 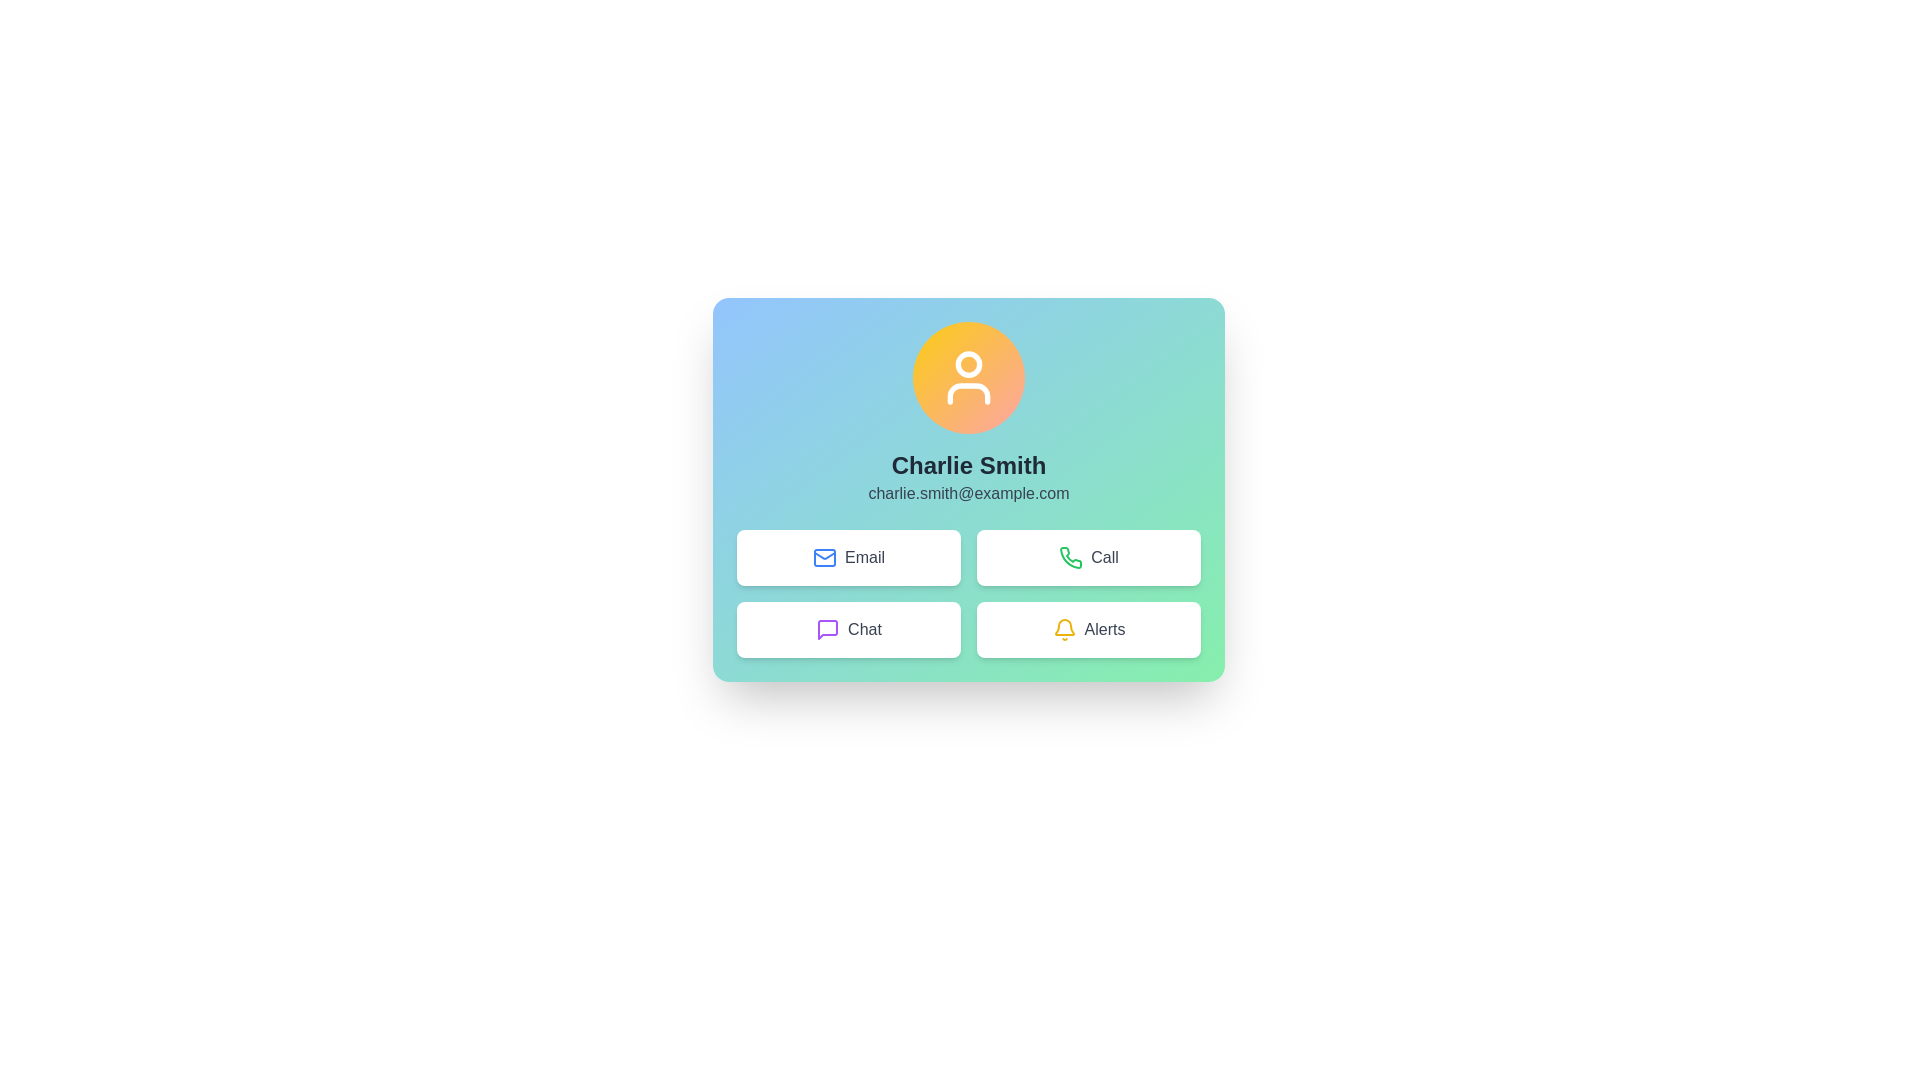 I want to click on the button in the top-right corner of the grid, which is the second element in the first row, to initiate a call, so click(x=1088, y=558).